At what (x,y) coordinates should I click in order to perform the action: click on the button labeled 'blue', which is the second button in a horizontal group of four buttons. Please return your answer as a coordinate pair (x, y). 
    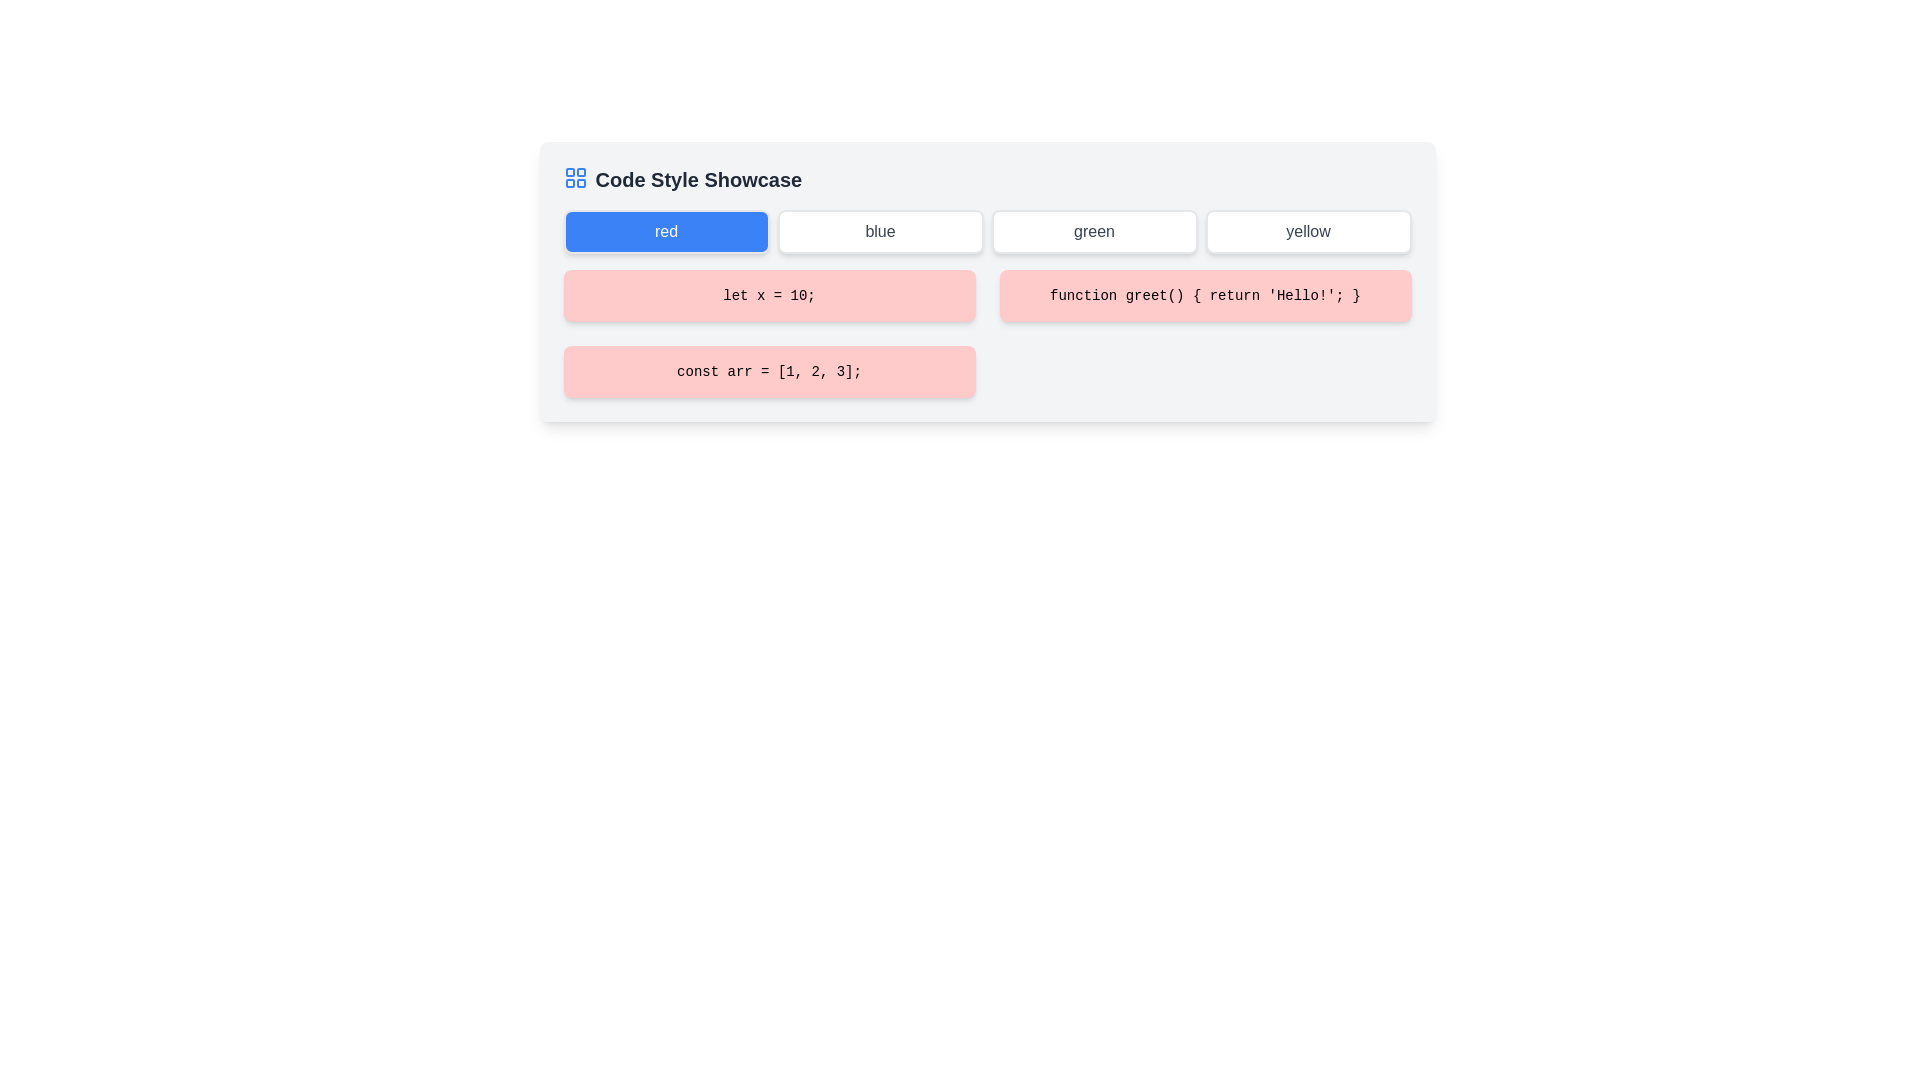
    Looking at the image, I should click on (880, 230).